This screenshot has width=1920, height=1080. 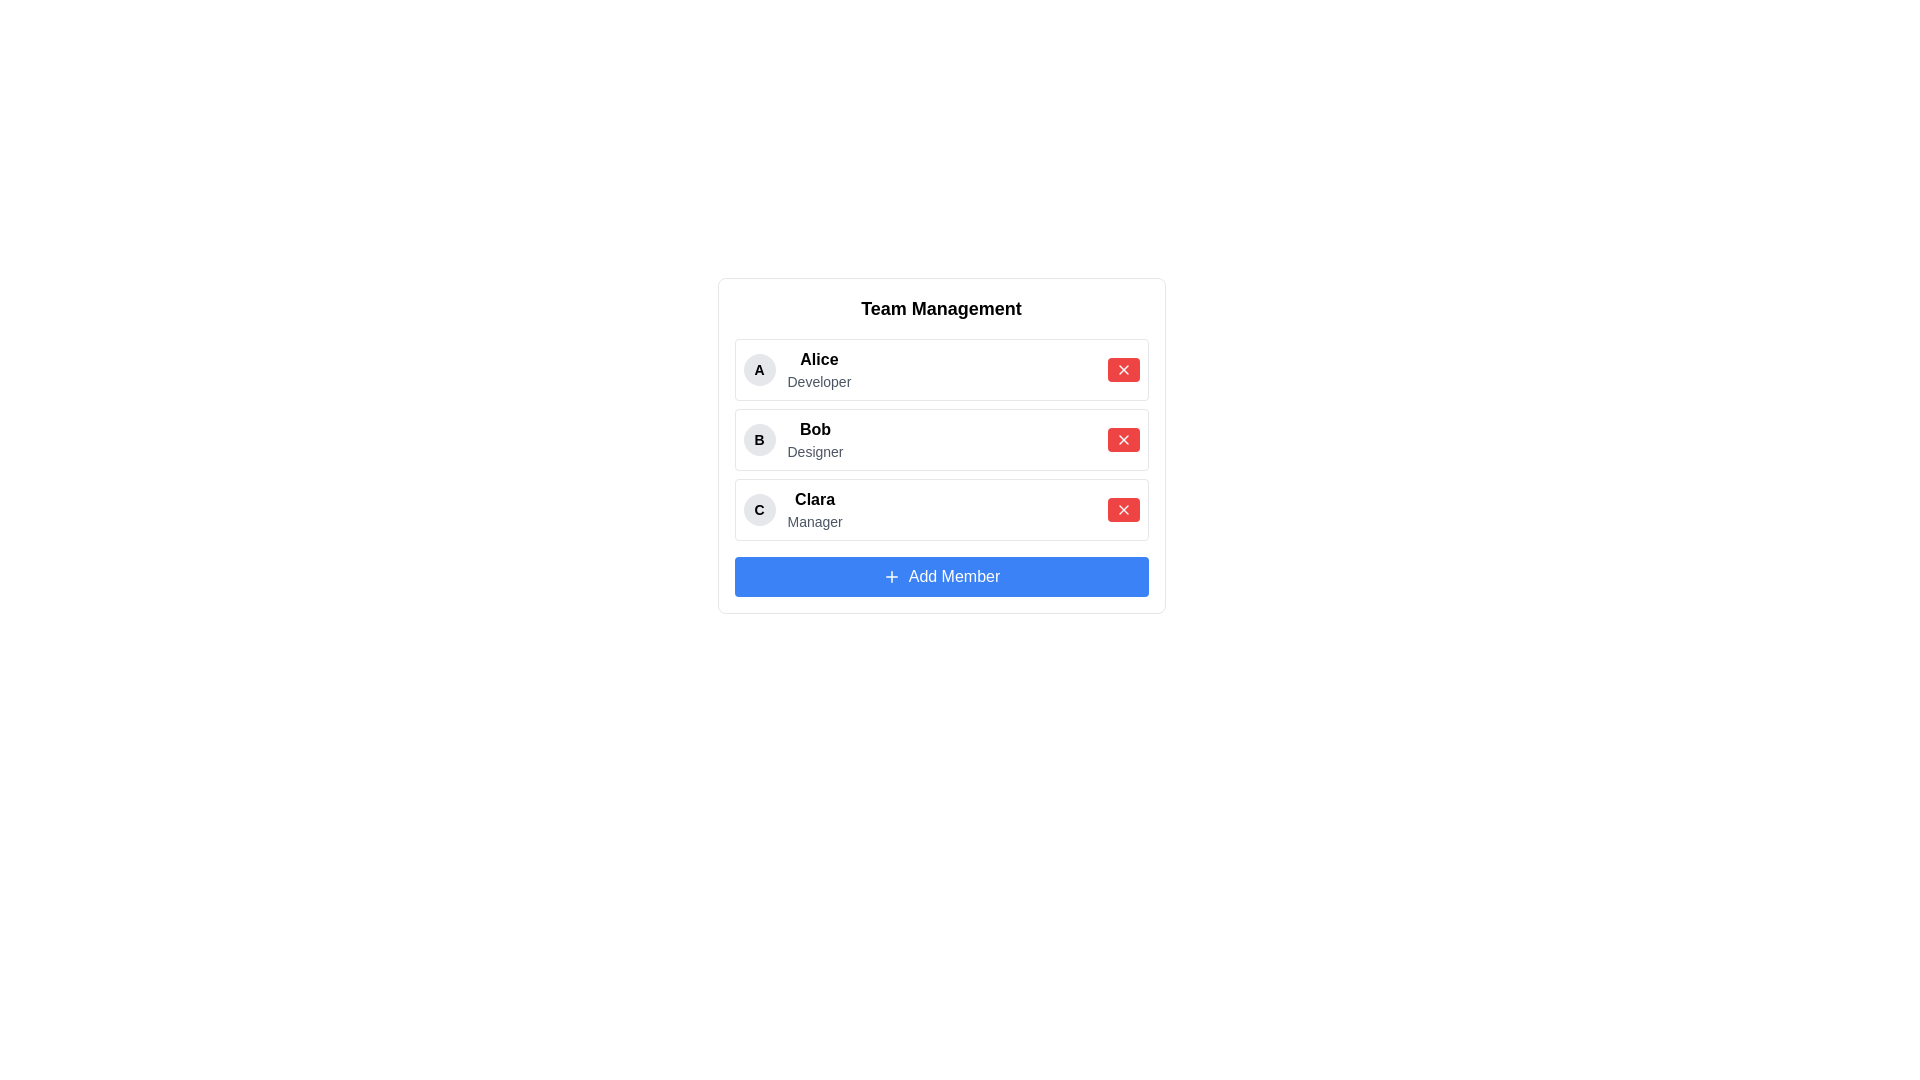 What do you see at coordinates (1123, 508) in the screenshot?
I see `the small red button with a white 'X' icon located at the rightmost position of the 'Clara Manager' entry` at bounding box center [1123, 508].